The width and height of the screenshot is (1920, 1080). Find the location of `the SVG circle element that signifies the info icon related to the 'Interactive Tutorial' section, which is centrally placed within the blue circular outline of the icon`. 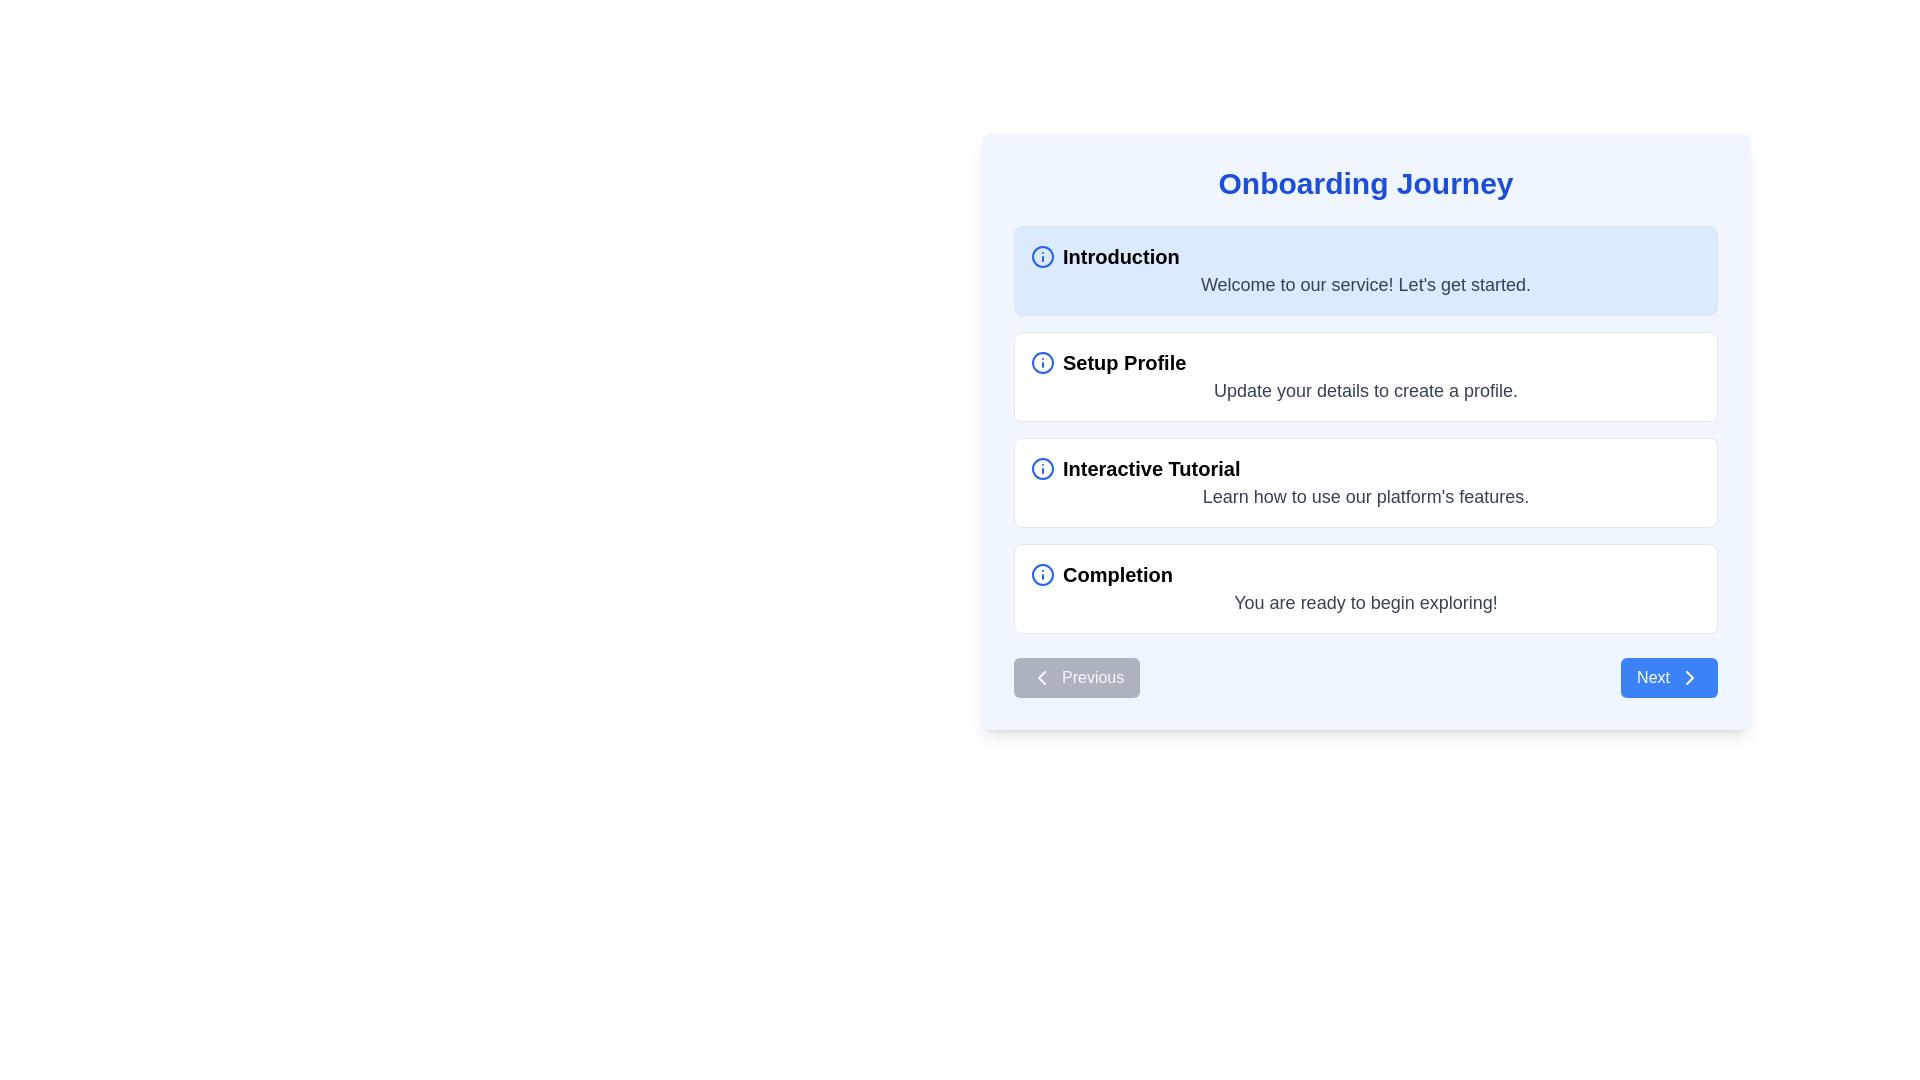

the SVG circle element that signifies the info icon related to the 'Interactive Tutorial' section, which is centrally placed within the blue circular outline of the icon is located at coordinates (1041, 469).